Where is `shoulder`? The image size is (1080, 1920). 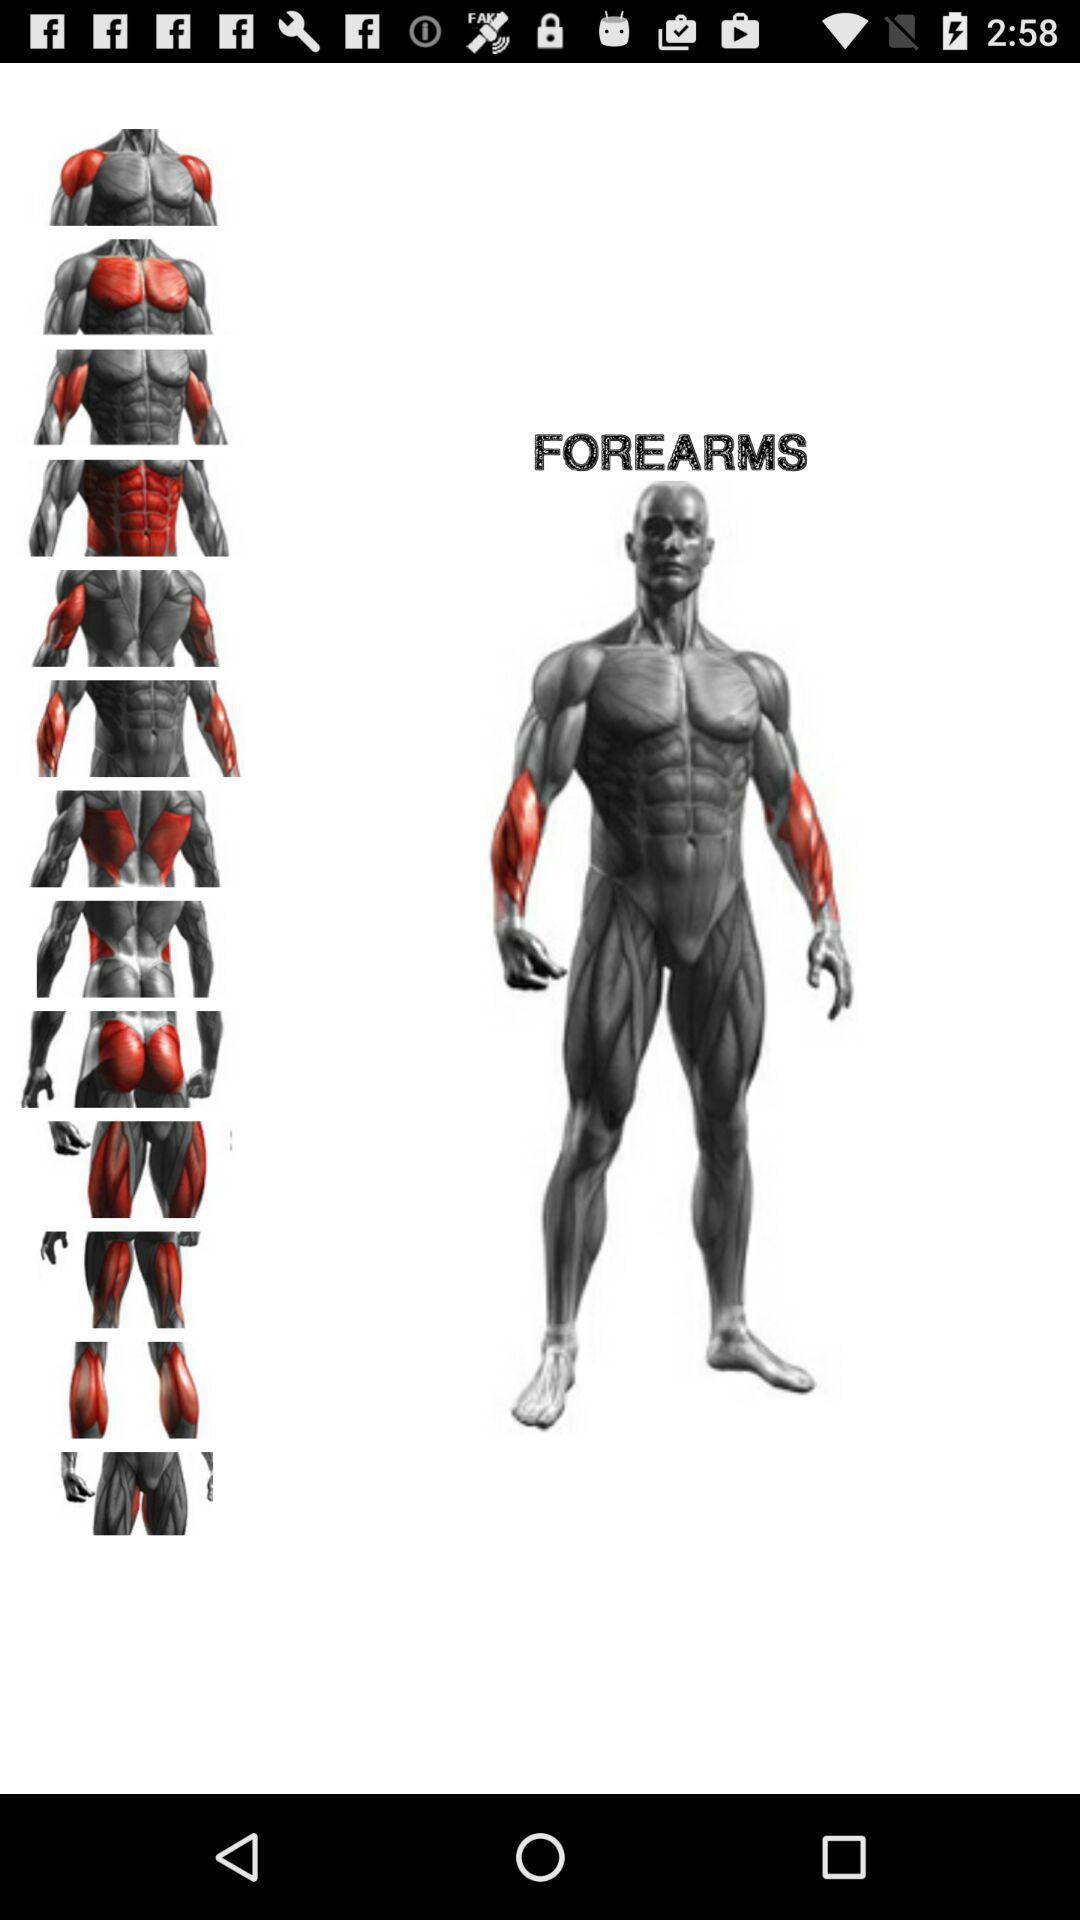 shoulder is located at coordinates (131, 170).